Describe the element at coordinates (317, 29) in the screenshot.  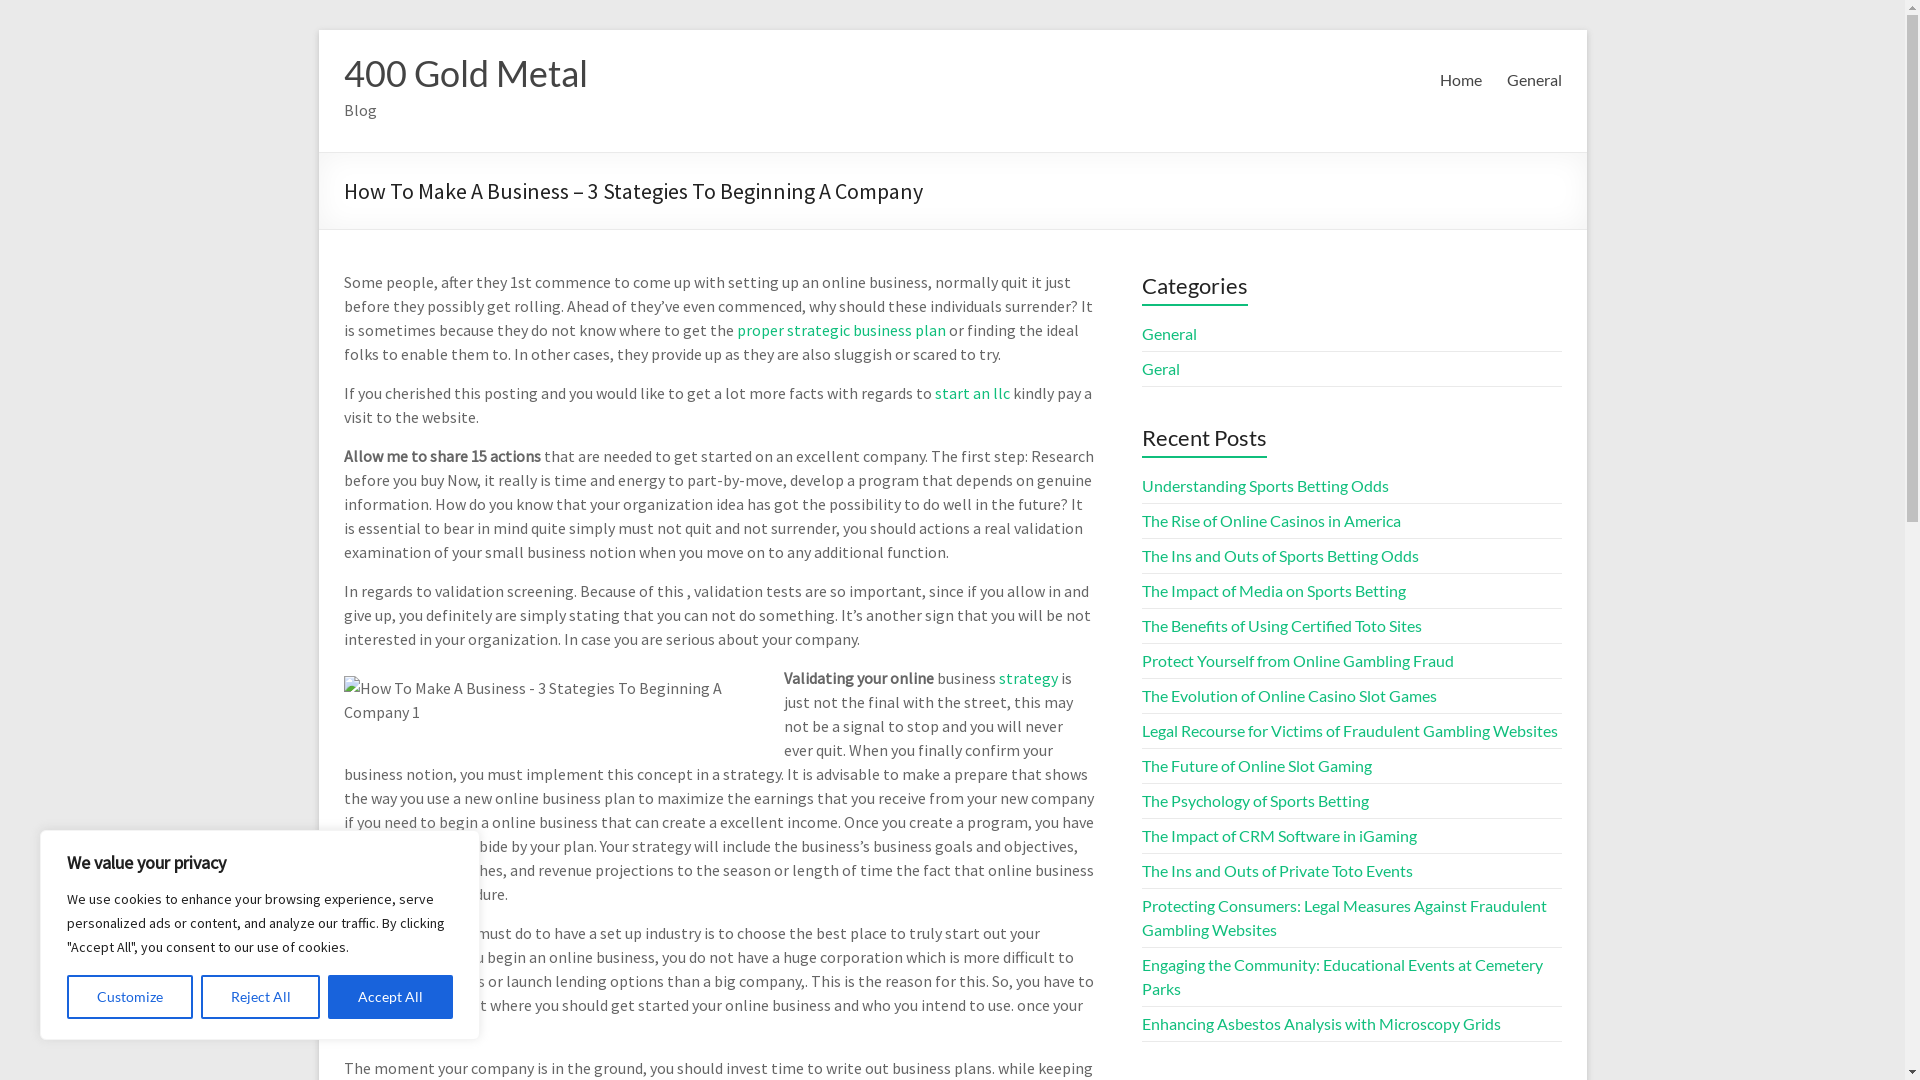
I see `'Skip to content'` at that location.